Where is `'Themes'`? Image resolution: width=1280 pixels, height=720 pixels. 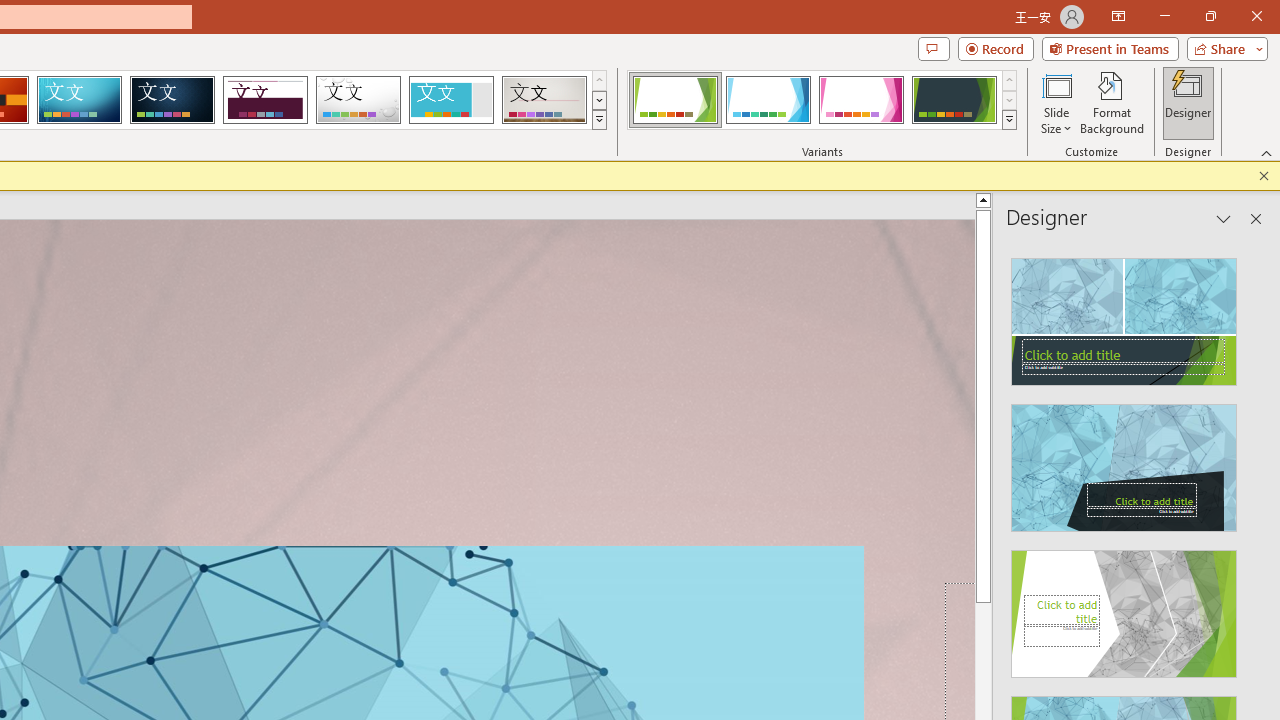
'Themes' is located at coordinates (598, 120).